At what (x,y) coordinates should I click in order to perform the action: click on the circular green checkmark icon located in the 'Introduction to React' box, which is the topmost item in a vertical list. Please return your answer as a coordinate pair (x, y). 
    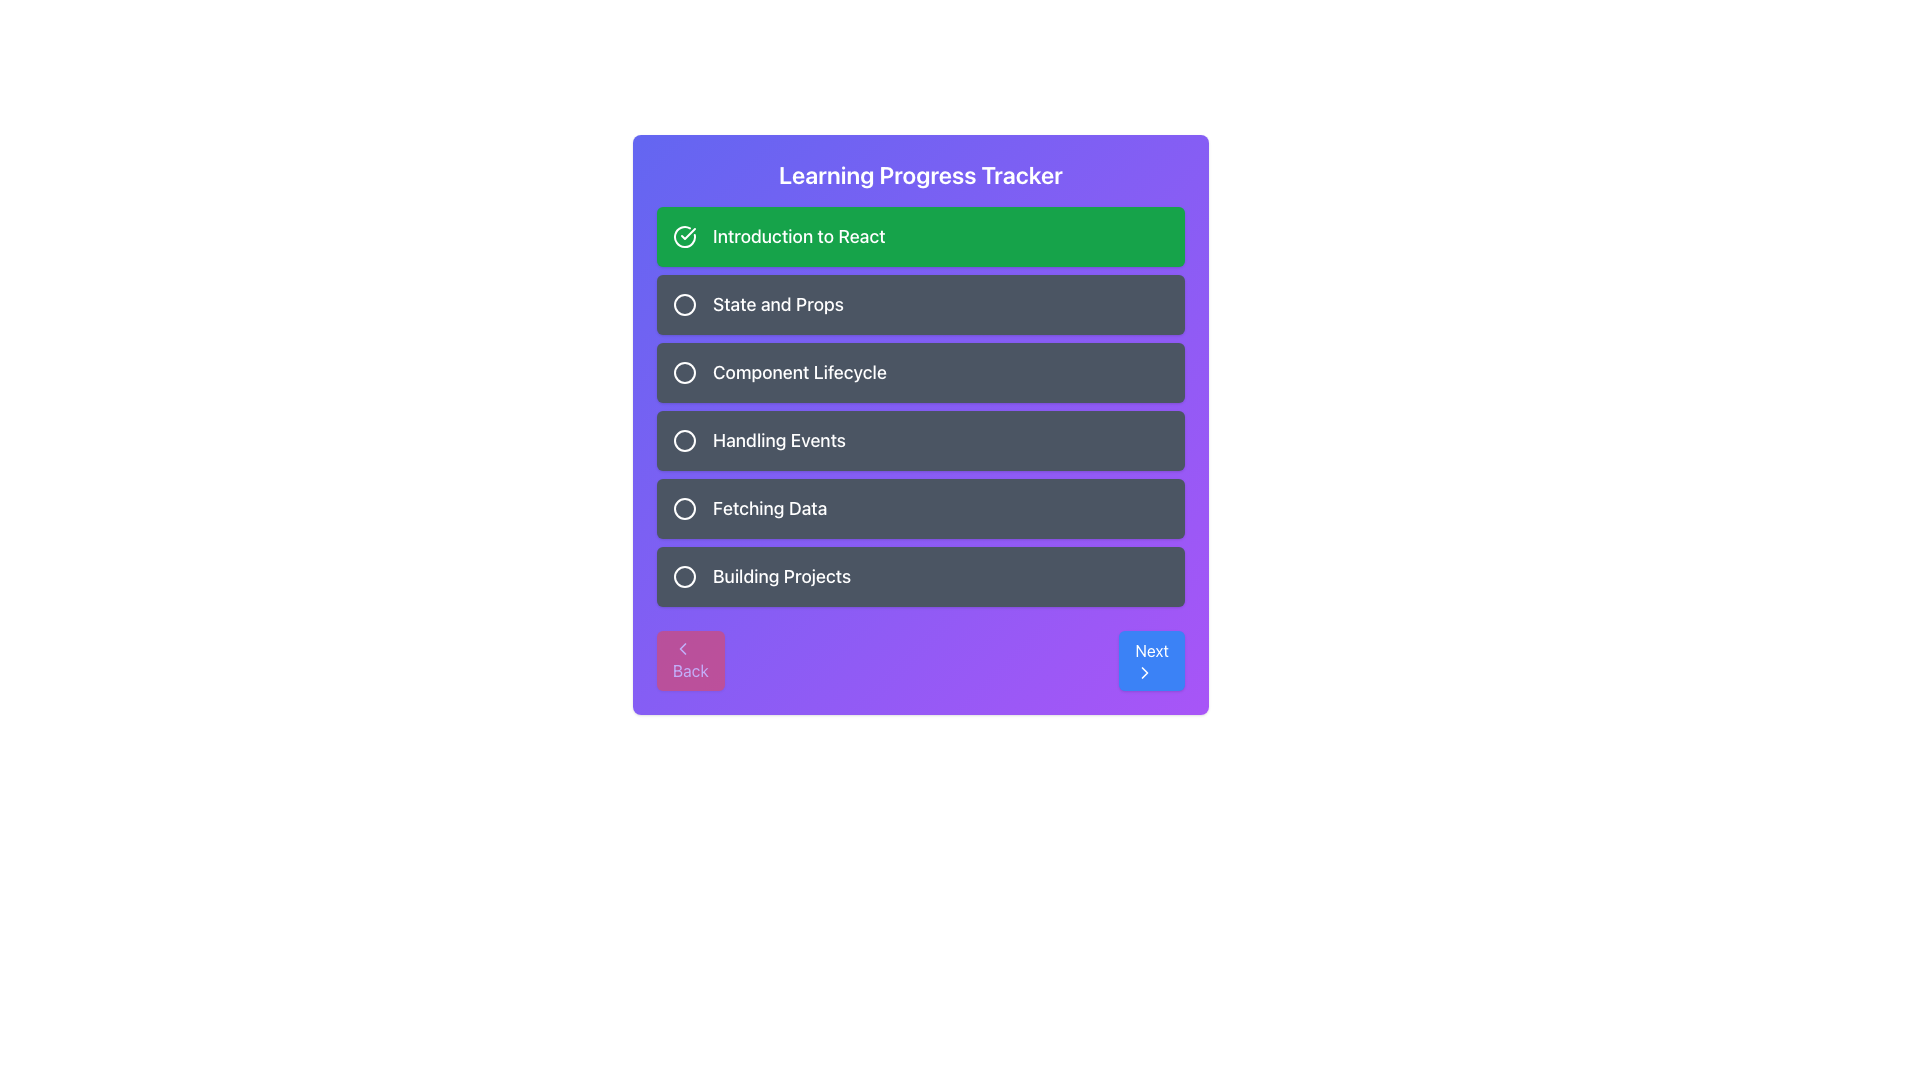
    Looking at the image, I should click on (685, 235).